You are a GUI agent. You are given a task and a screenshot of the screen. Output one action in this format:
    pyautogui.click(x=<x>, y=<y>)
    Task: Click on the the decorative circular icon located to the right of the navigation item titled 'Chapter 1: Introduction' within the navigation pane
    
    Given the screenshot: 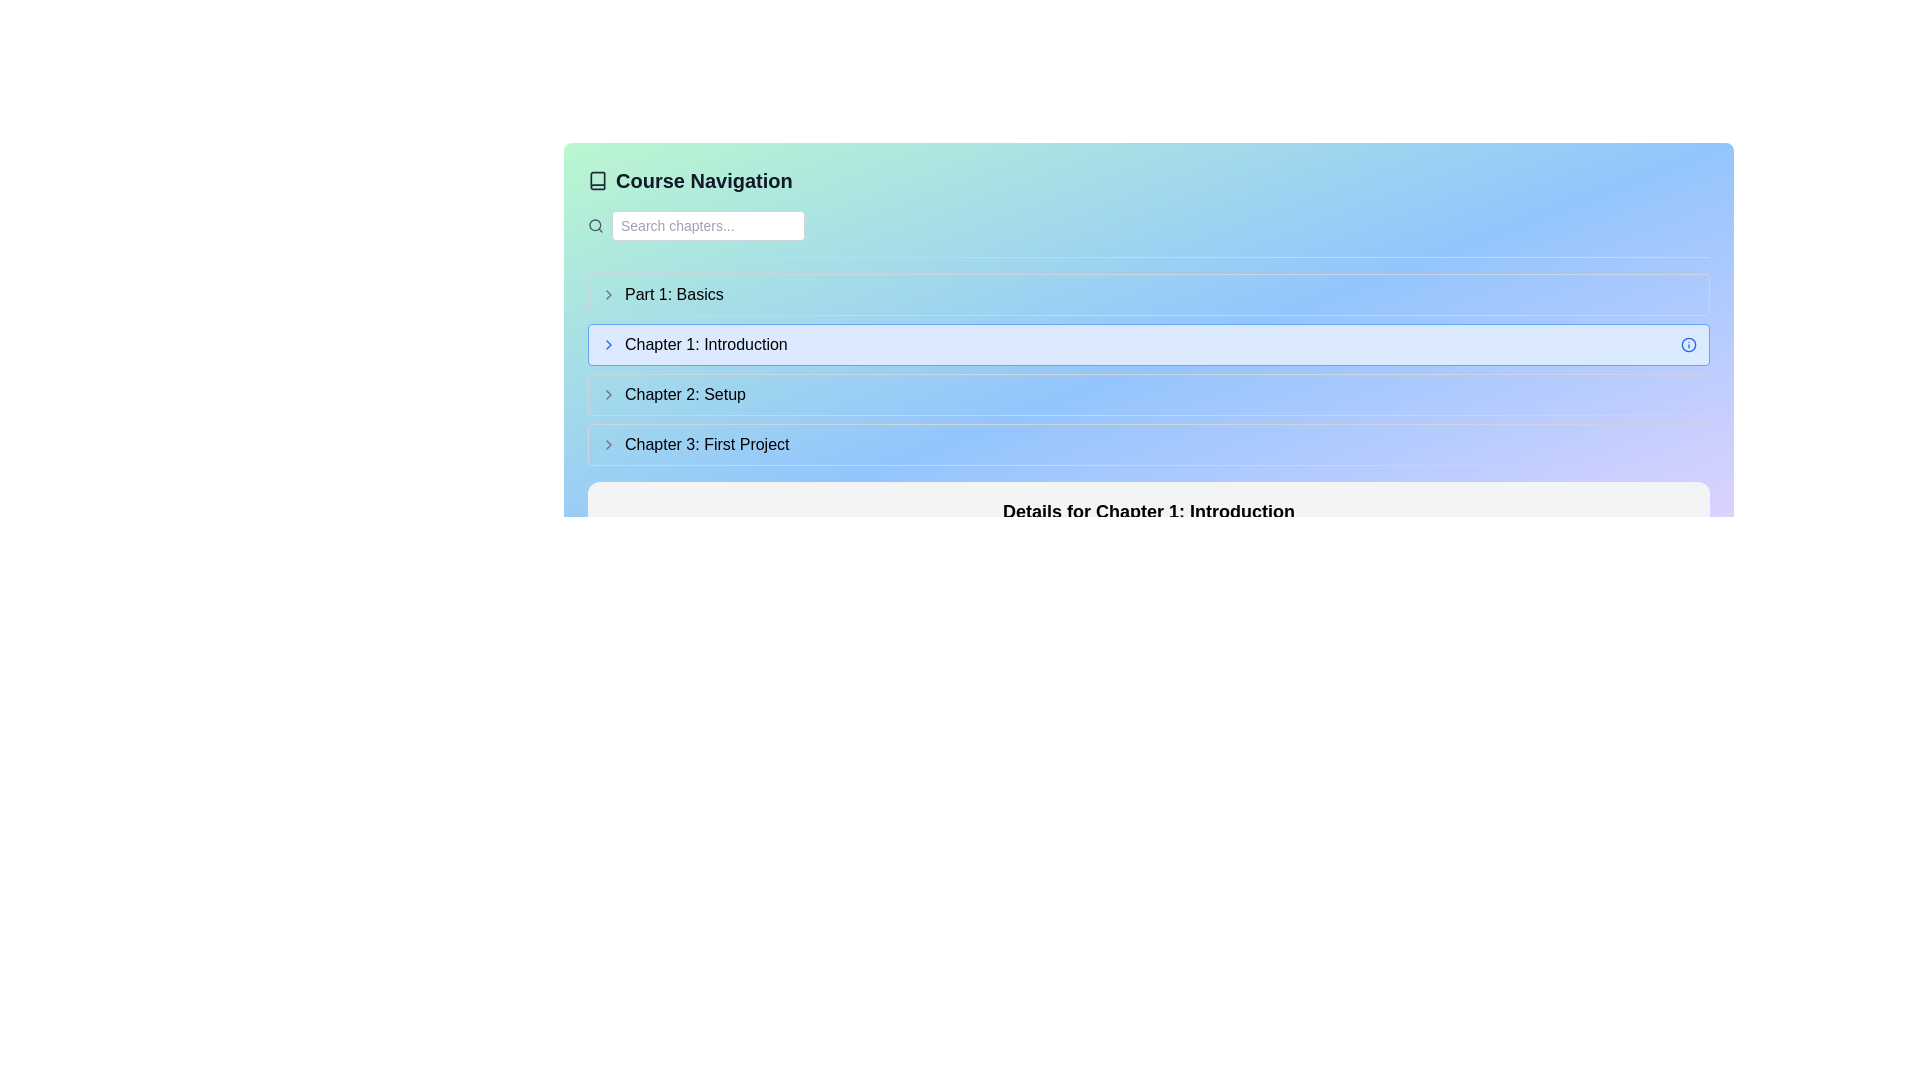 What is the action you would take?
    pyautogui.click(x=1688, y=343)
    